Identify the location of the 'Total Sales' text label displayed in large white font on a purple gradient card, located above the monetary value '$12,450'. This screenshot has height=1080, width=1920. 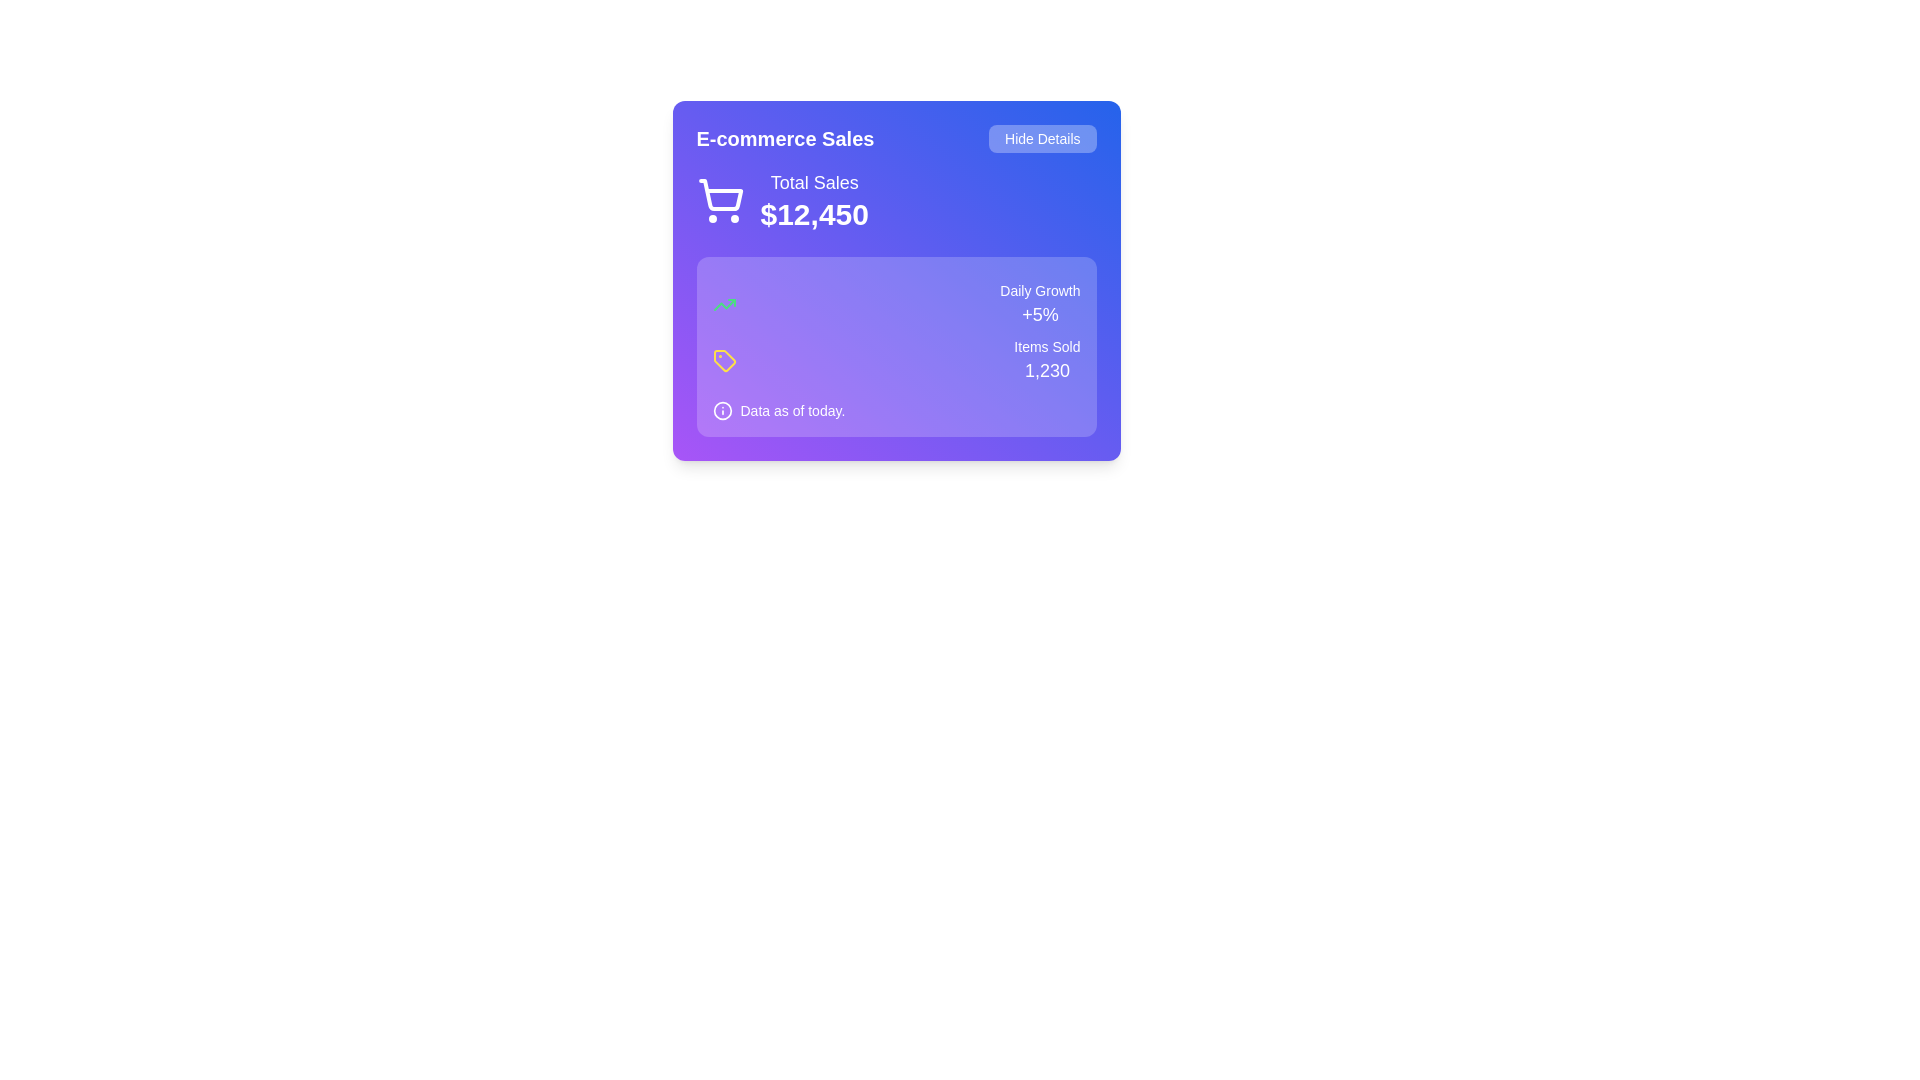
(814, 182).